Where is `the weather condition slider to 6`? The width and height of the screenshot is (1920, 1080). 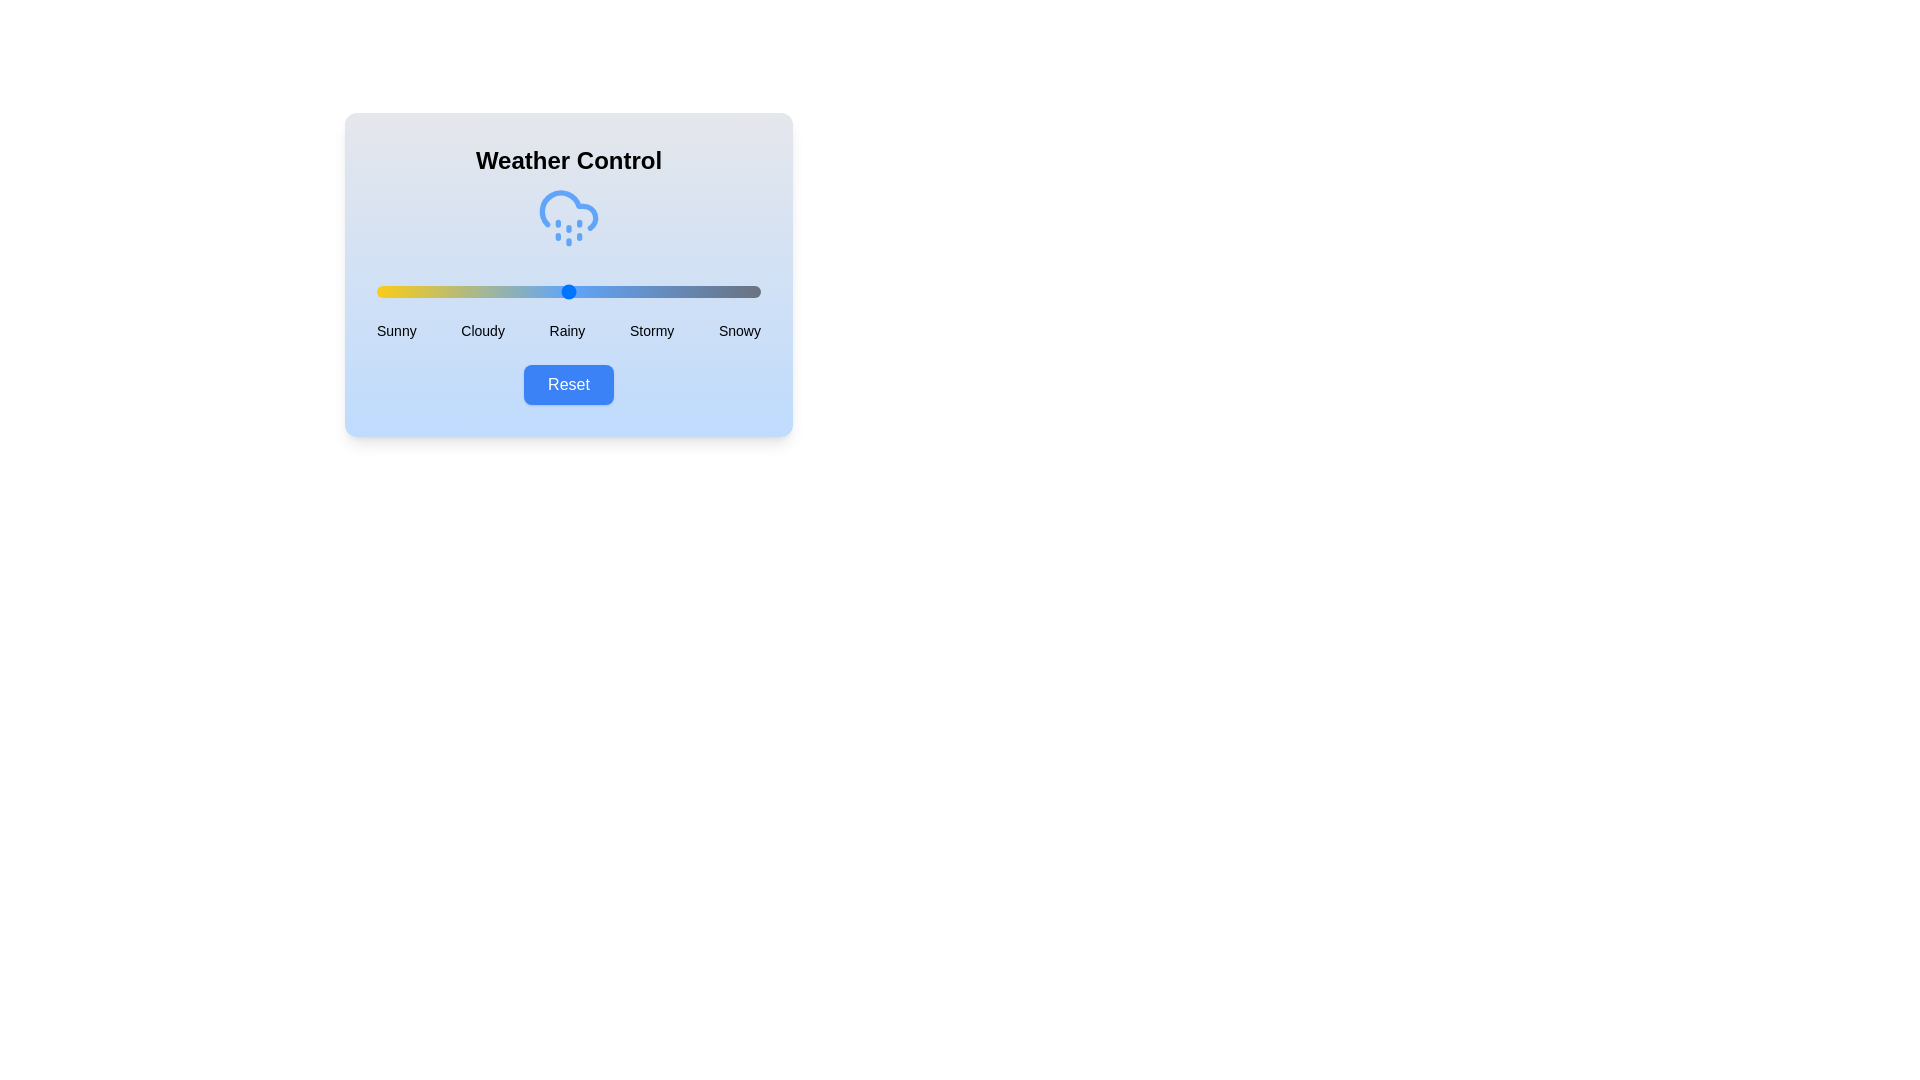 the weather condition slider to 6 is located at coordinates (400, 292).